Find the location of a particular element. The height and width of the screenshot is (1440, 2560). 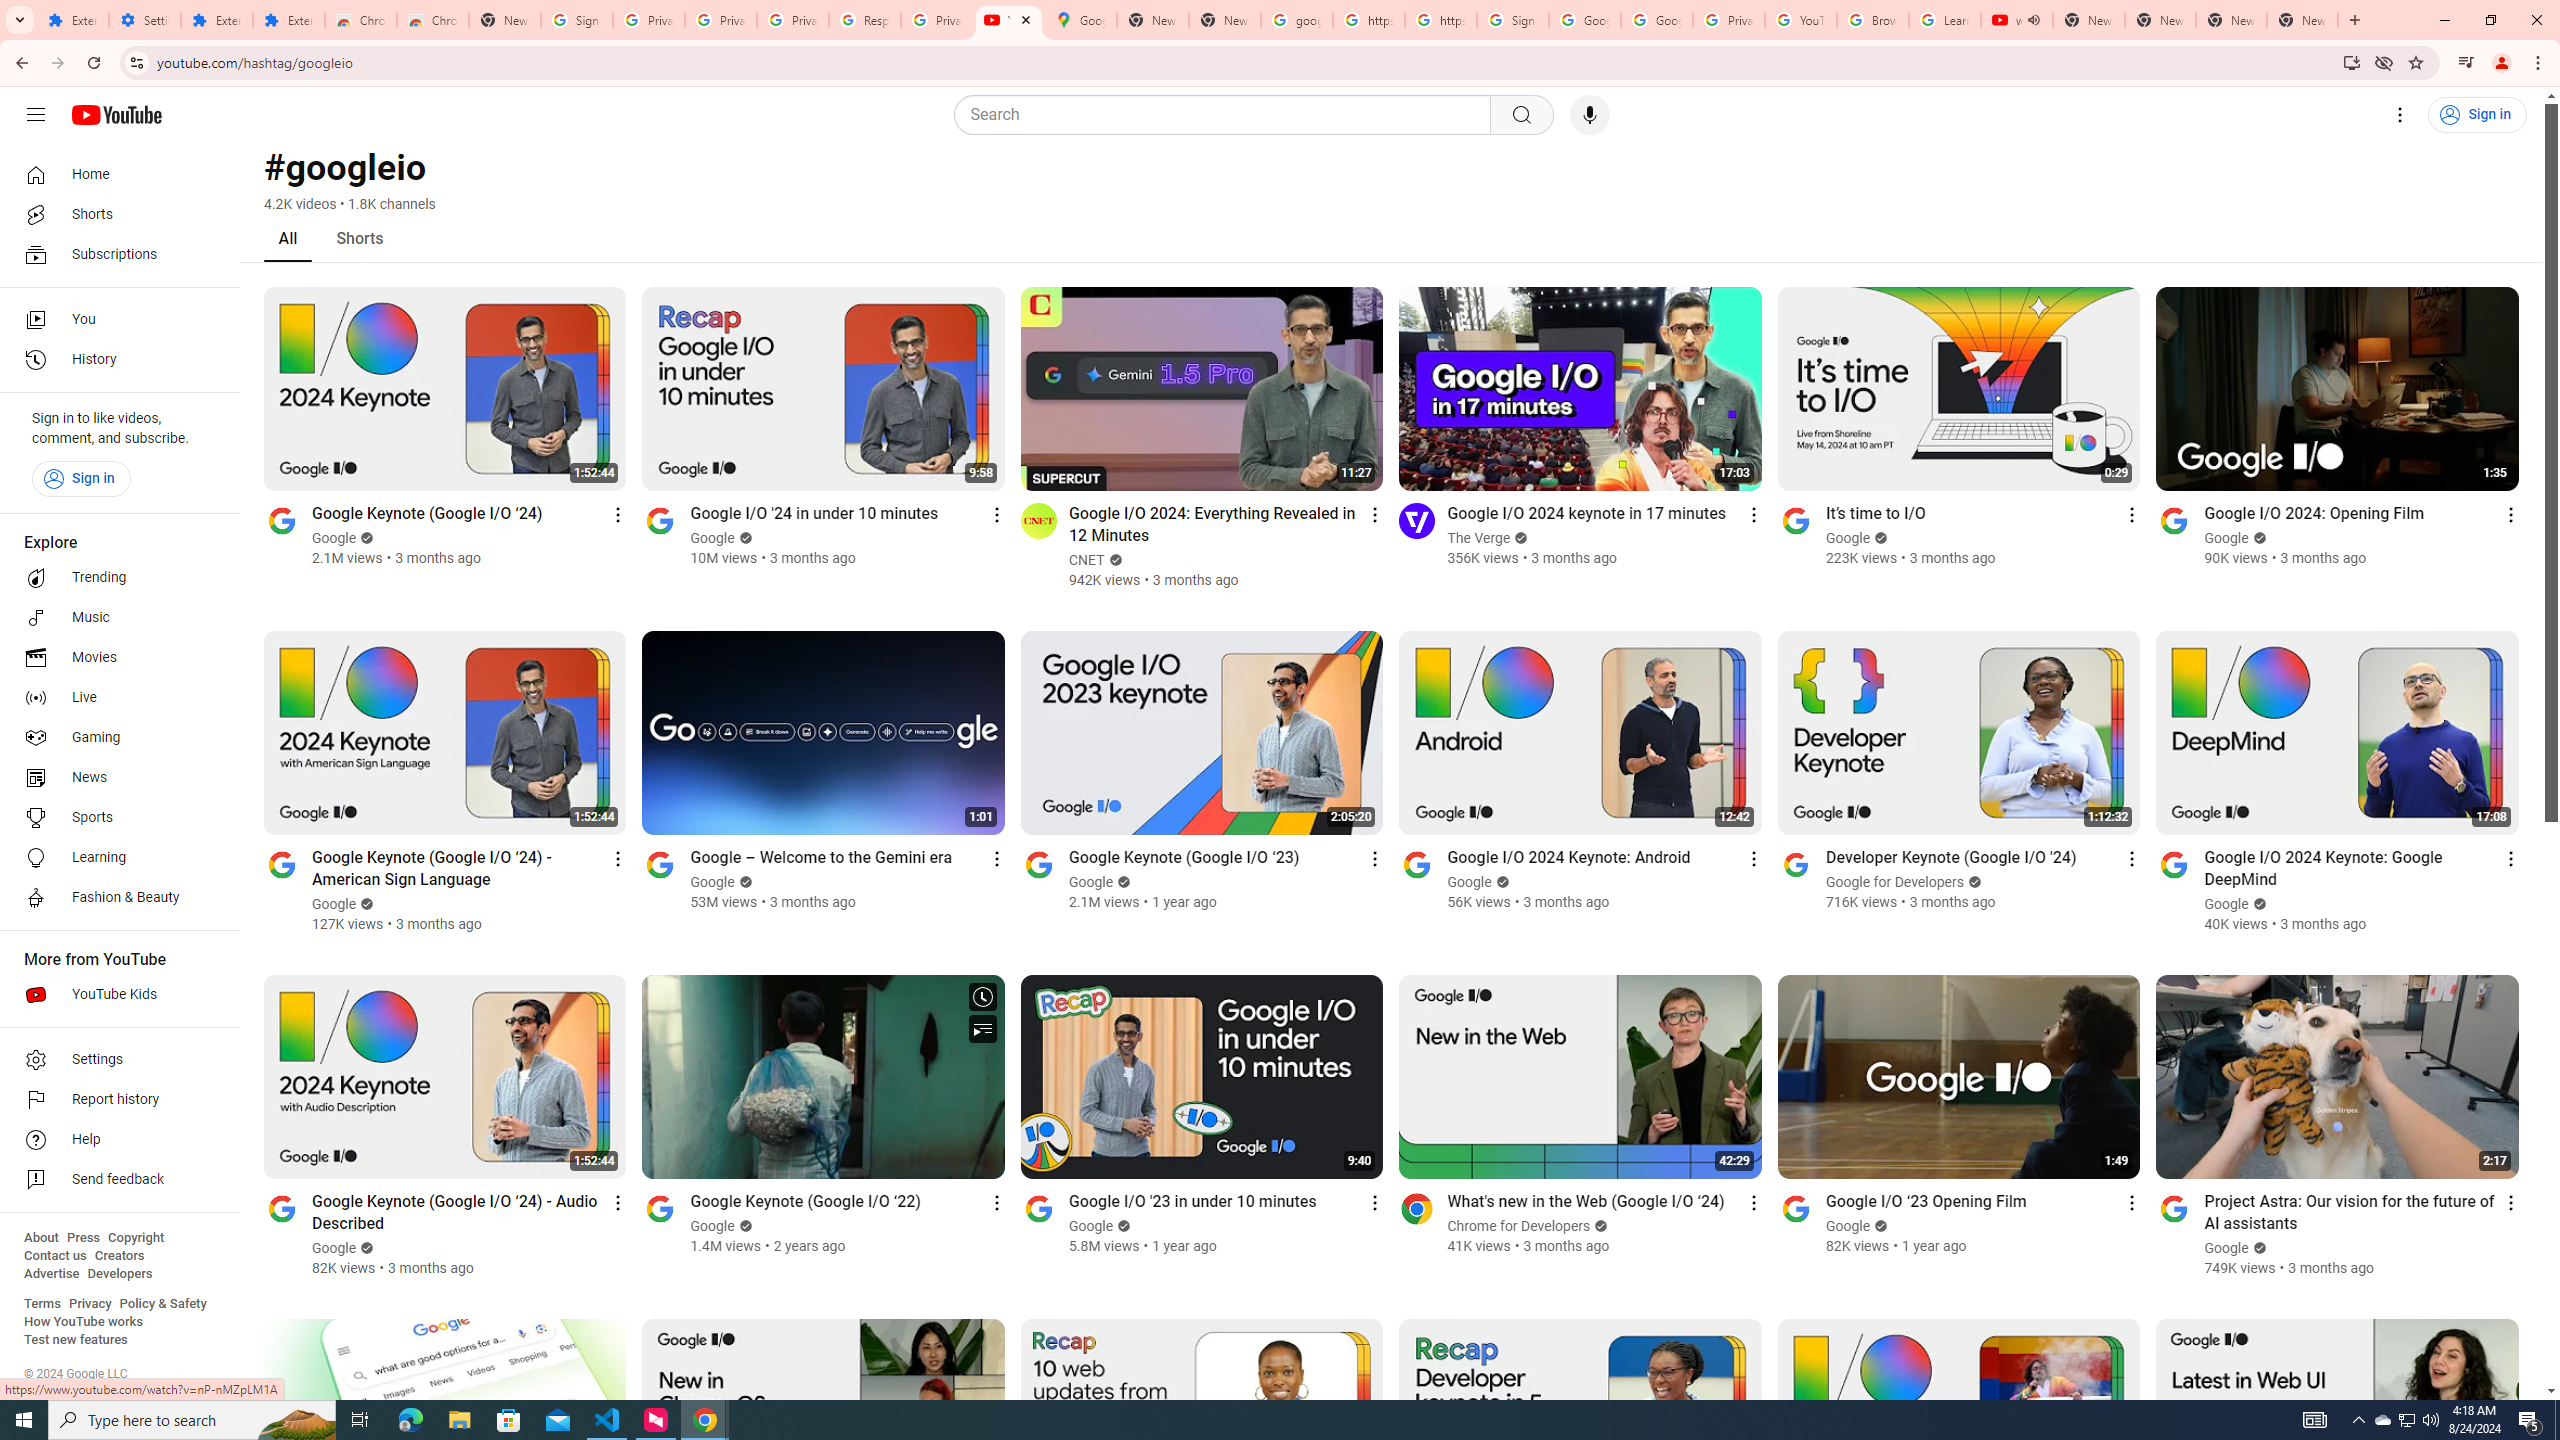

'Trending' is located at coordinates (113, 578).